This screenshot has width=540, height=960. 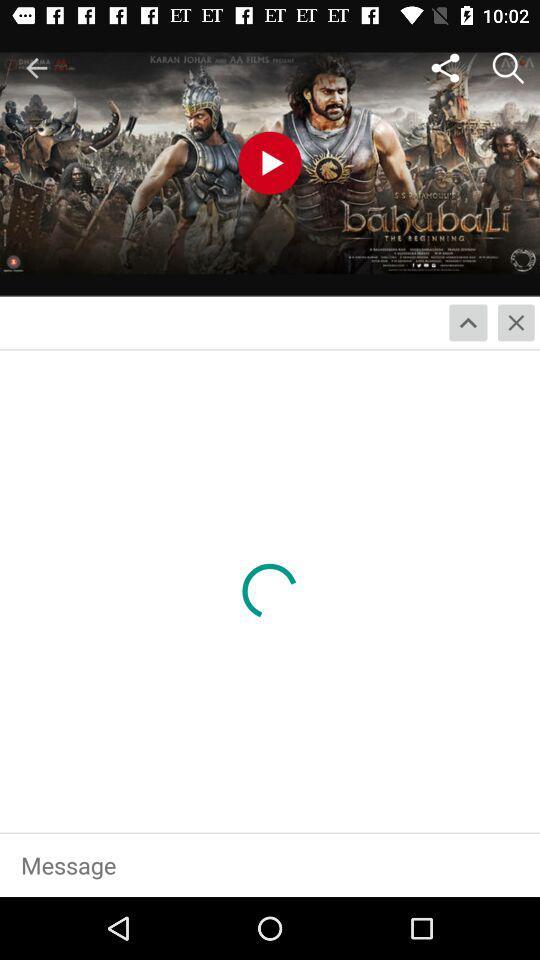 What do you see at coordinates (468, 322) in the screenshot?
I see `the expand_less icon` at bounding box center [468, 322].